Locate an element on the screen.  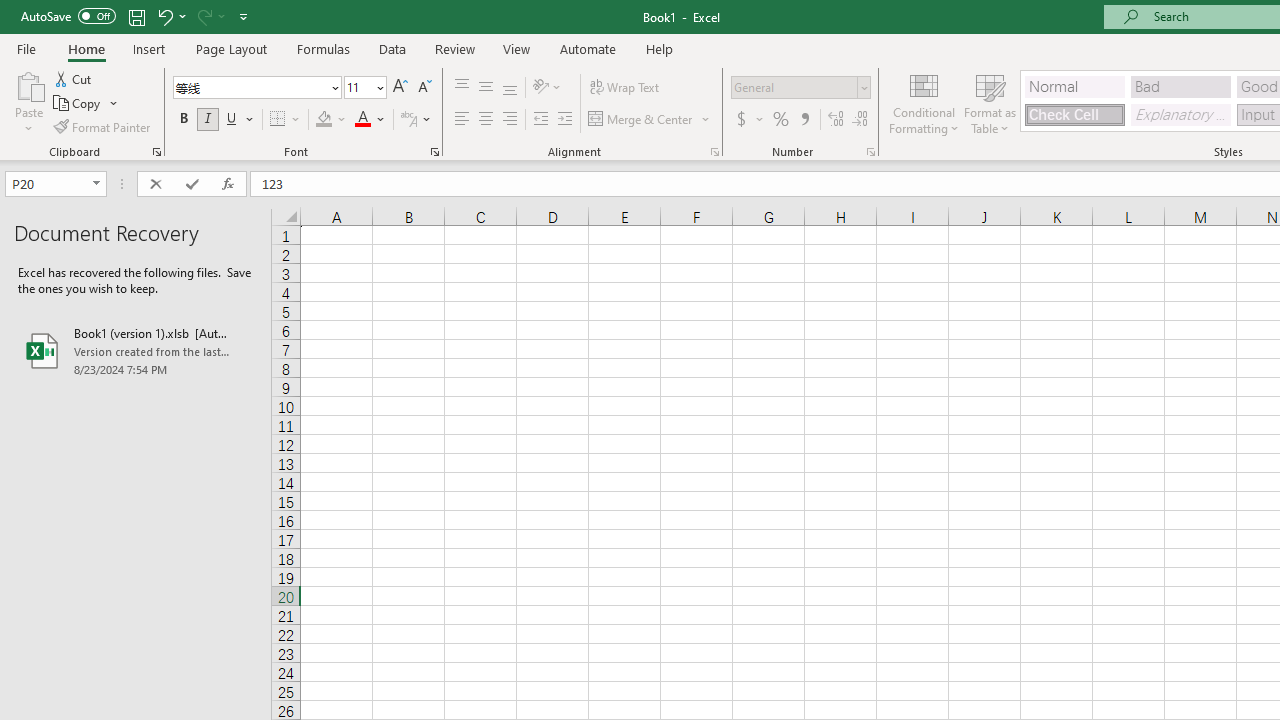
'Font' is located at coordinates (256, 86).